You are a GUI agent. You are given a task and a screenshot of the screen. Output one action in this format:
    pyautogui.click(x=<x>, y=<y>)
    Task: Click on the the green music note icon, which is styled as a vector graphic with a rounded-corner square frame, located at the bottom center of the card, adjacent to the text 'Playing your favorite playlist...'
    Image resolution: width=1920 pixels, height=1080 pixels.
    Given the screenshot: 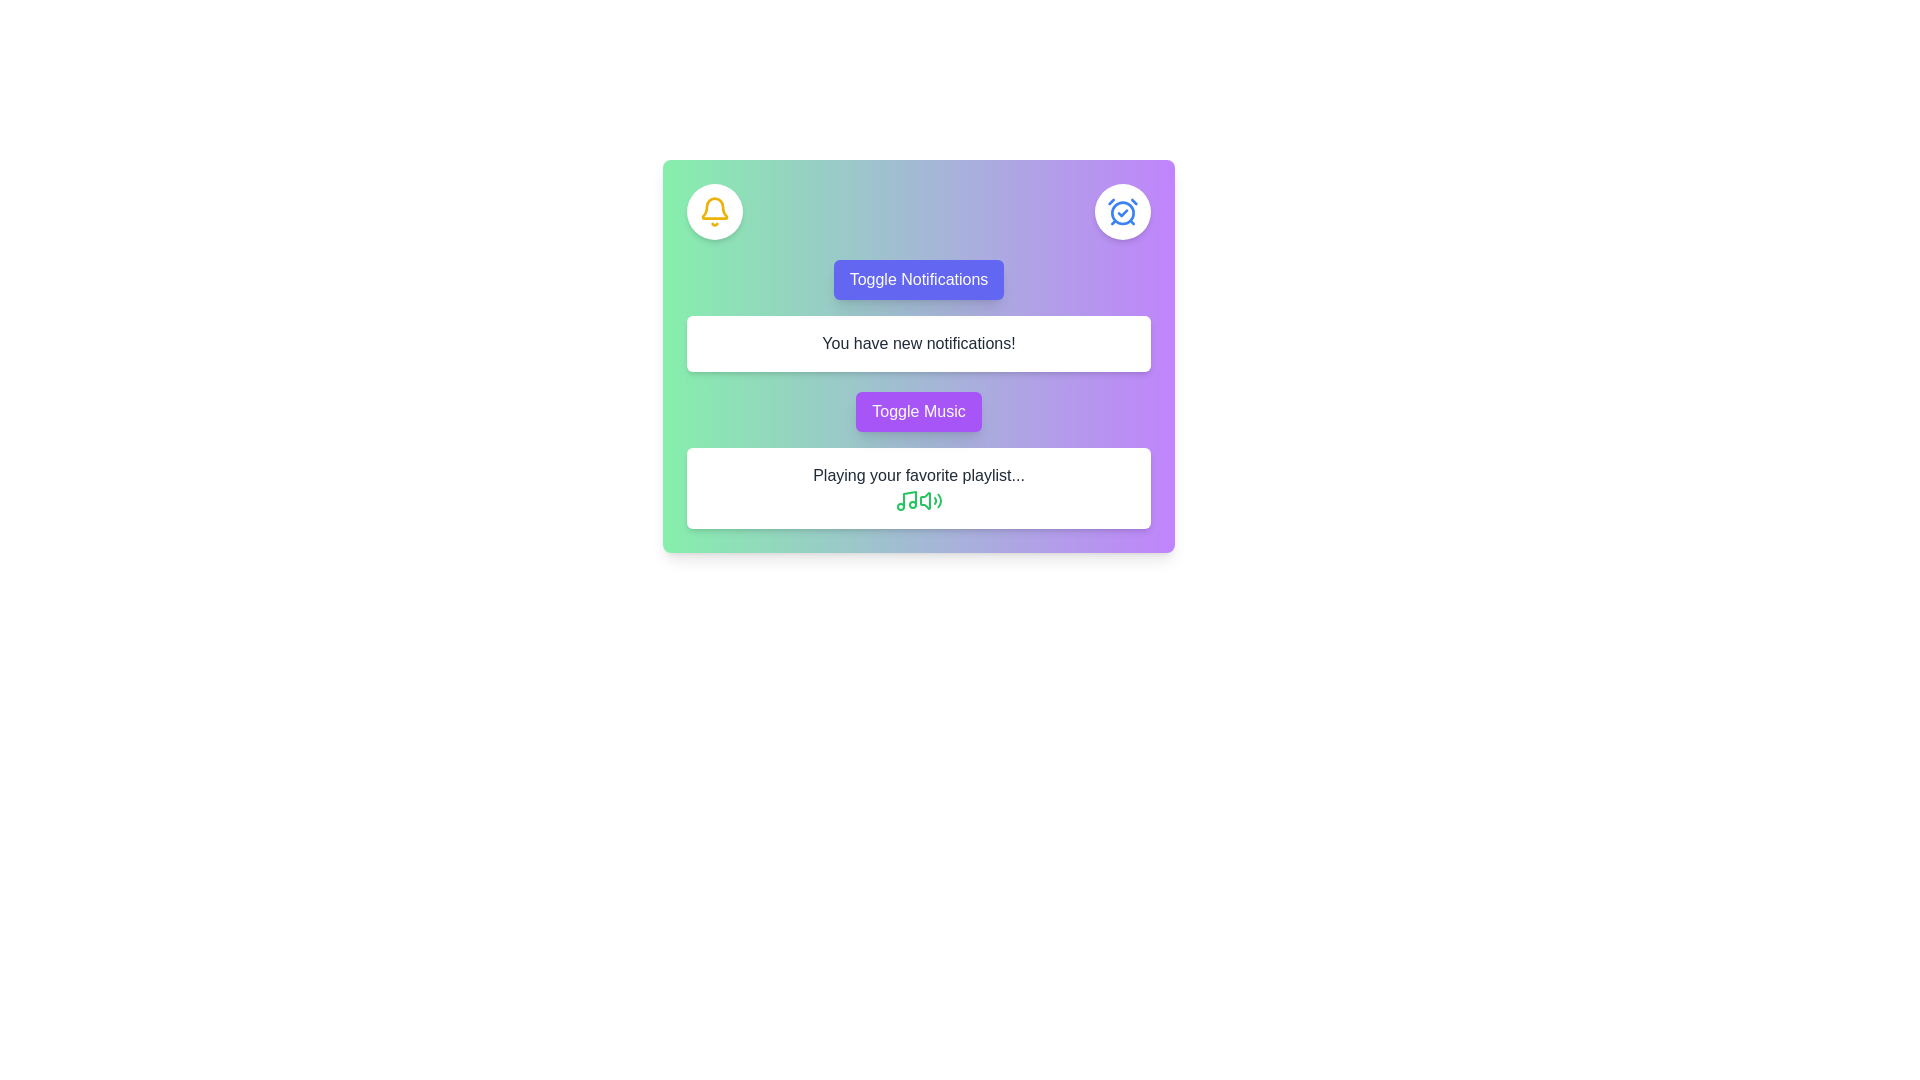 What is the action you would take?
    pyautogui.click(x=906, y=499)
    